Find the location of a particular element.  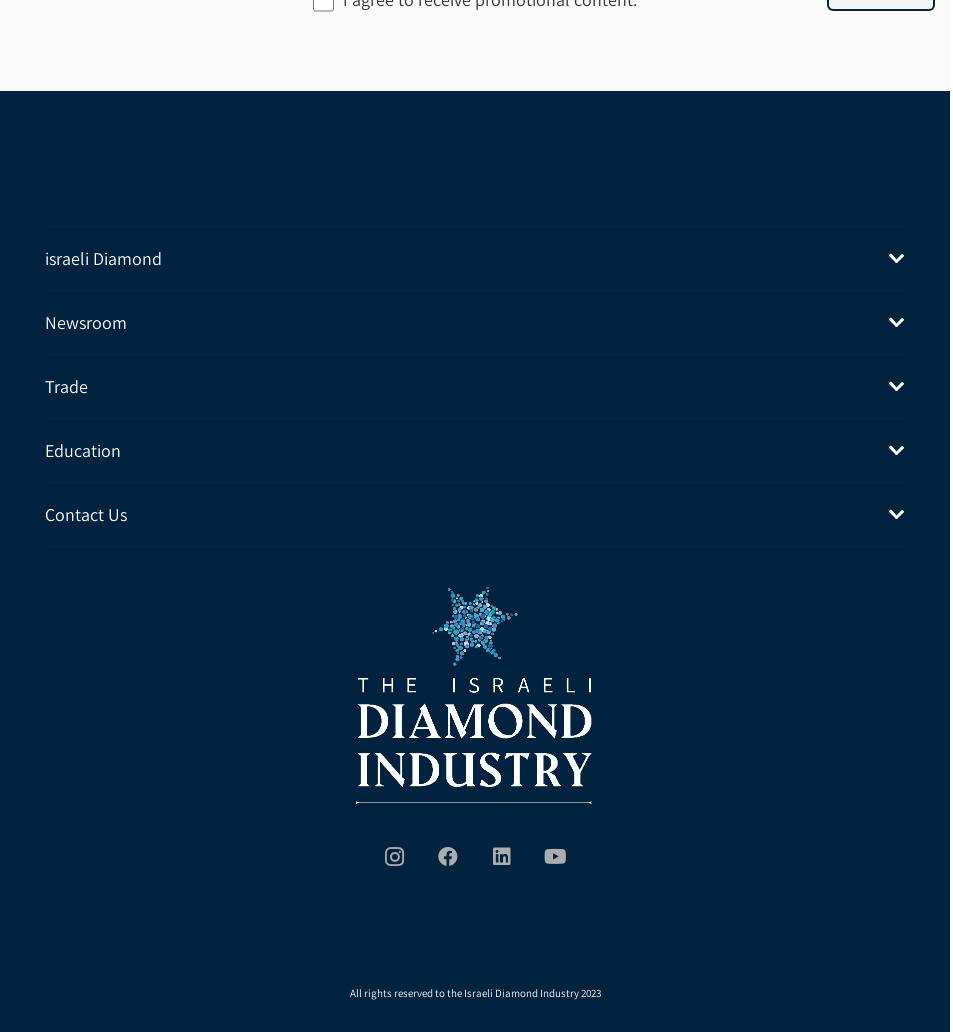

'Newsroom' is located at coordinates (84, 321).